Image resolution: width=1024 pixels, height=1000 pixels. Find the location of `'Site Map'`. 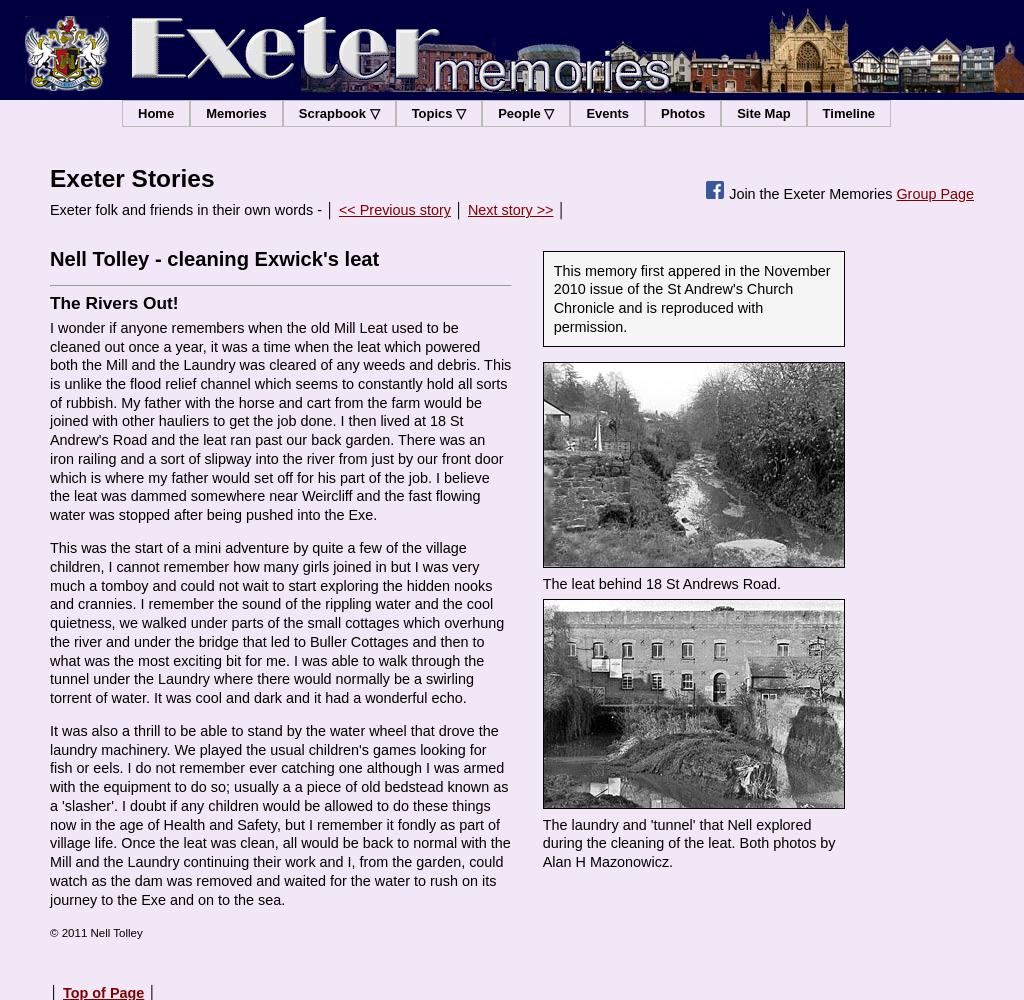

'Site Map' is located at coordinates (762, 112).